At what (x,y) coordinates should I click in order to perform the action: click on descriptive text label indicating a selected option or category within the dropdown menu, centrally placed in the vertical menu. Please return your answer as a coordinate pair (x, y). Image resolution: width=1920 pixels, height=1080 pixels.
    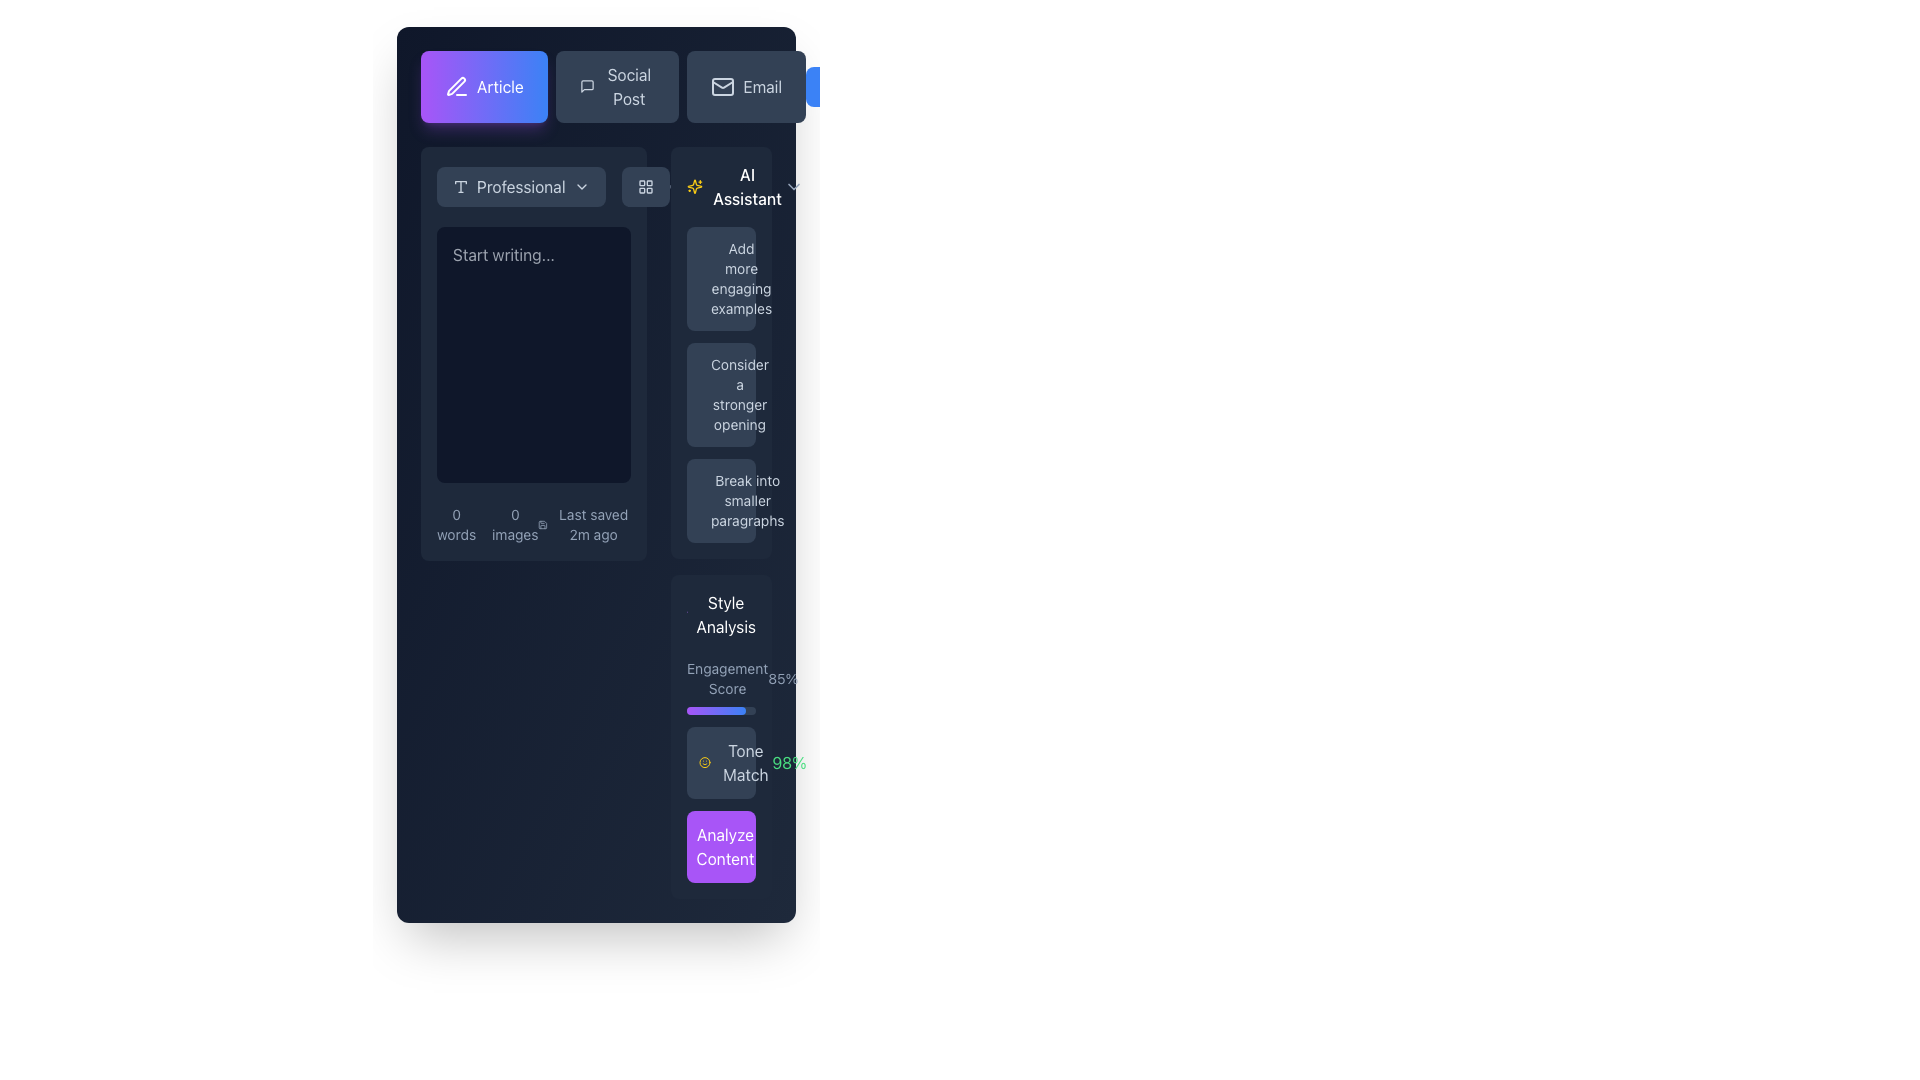
    Looking at the image, I should click on (521, 186).